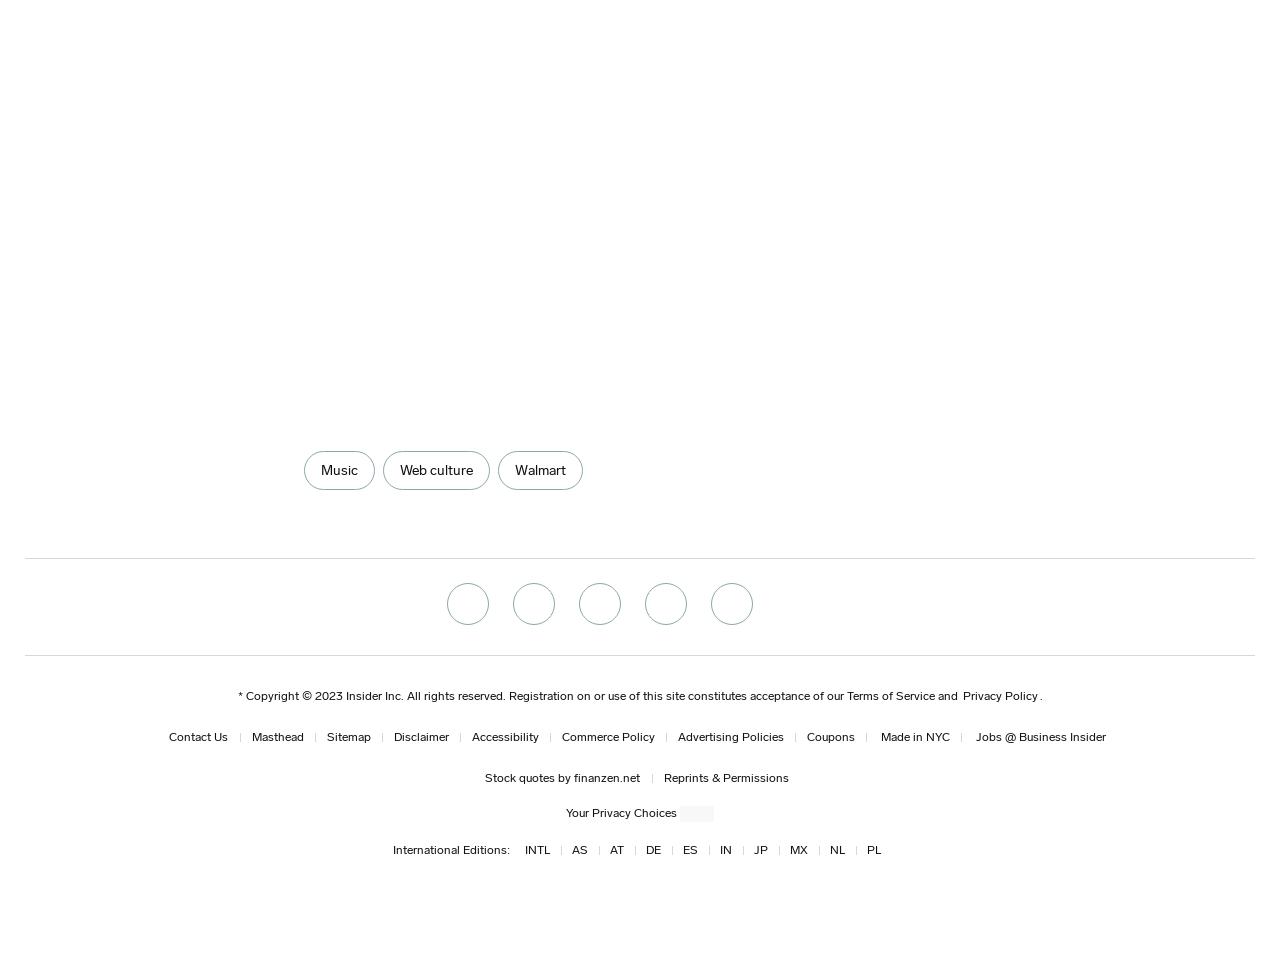  Describe the element at coordinates (829, 735) in the screenshot. I see `'Coupons'` at that location.